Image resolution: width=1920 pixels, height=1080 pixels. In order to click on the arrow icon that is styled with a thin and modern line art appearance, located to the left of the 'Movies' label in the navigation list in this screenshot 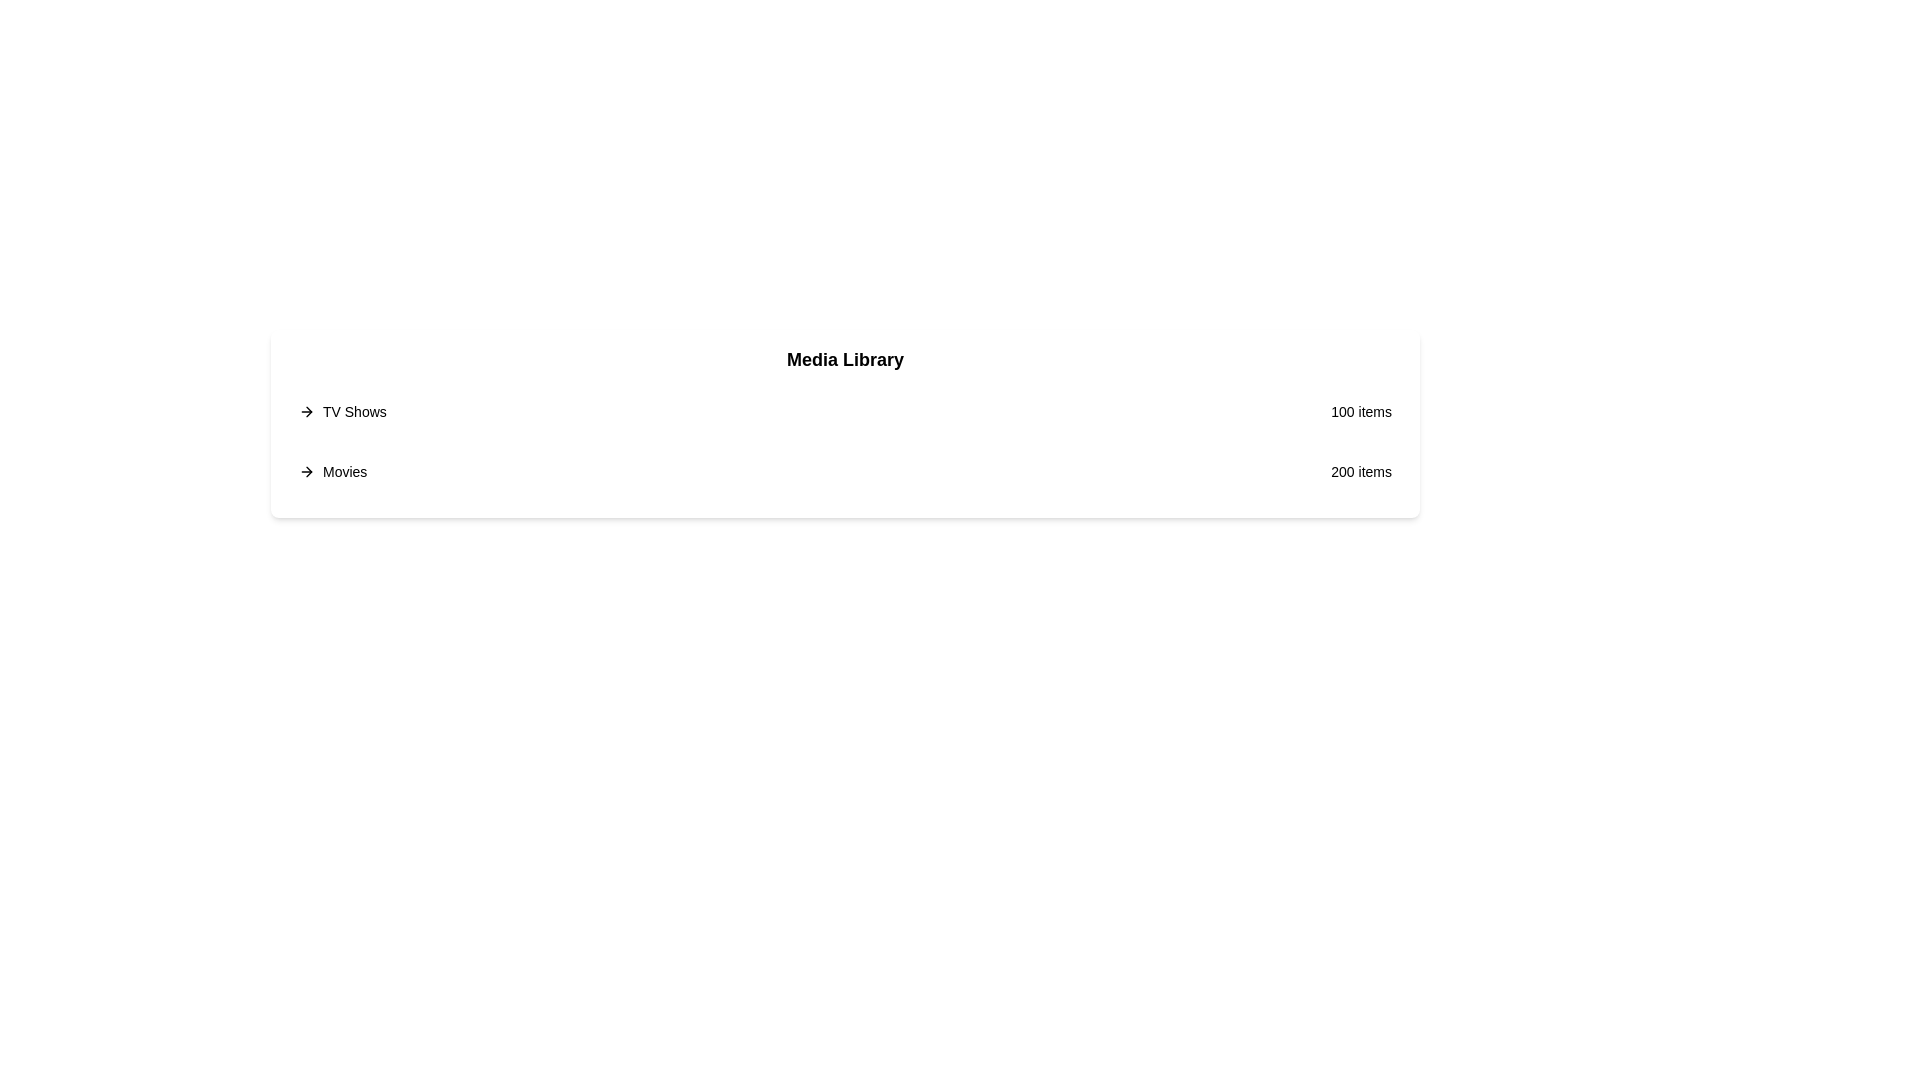, I will do `click(308, 411)`.